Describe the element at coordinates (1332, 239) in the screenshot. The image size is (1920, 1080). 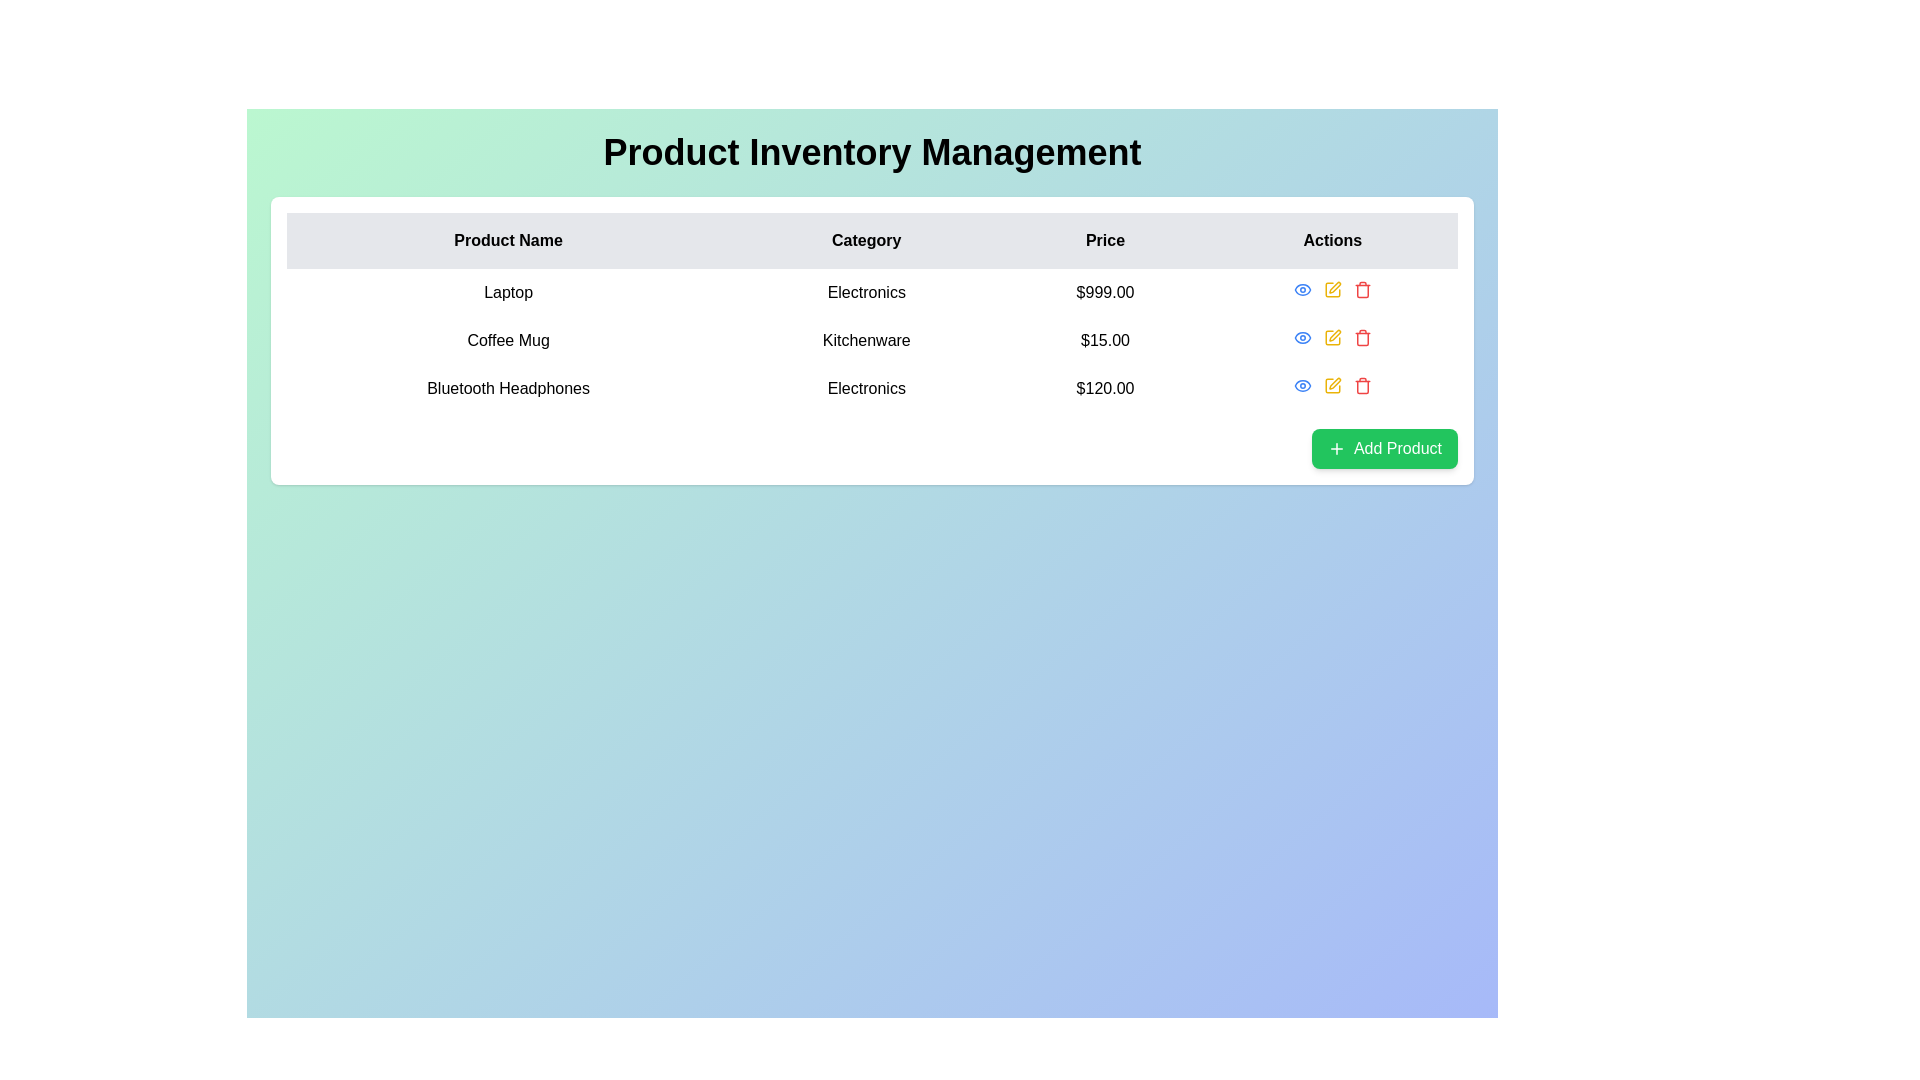
I see `the Table Header Cell` at that location.